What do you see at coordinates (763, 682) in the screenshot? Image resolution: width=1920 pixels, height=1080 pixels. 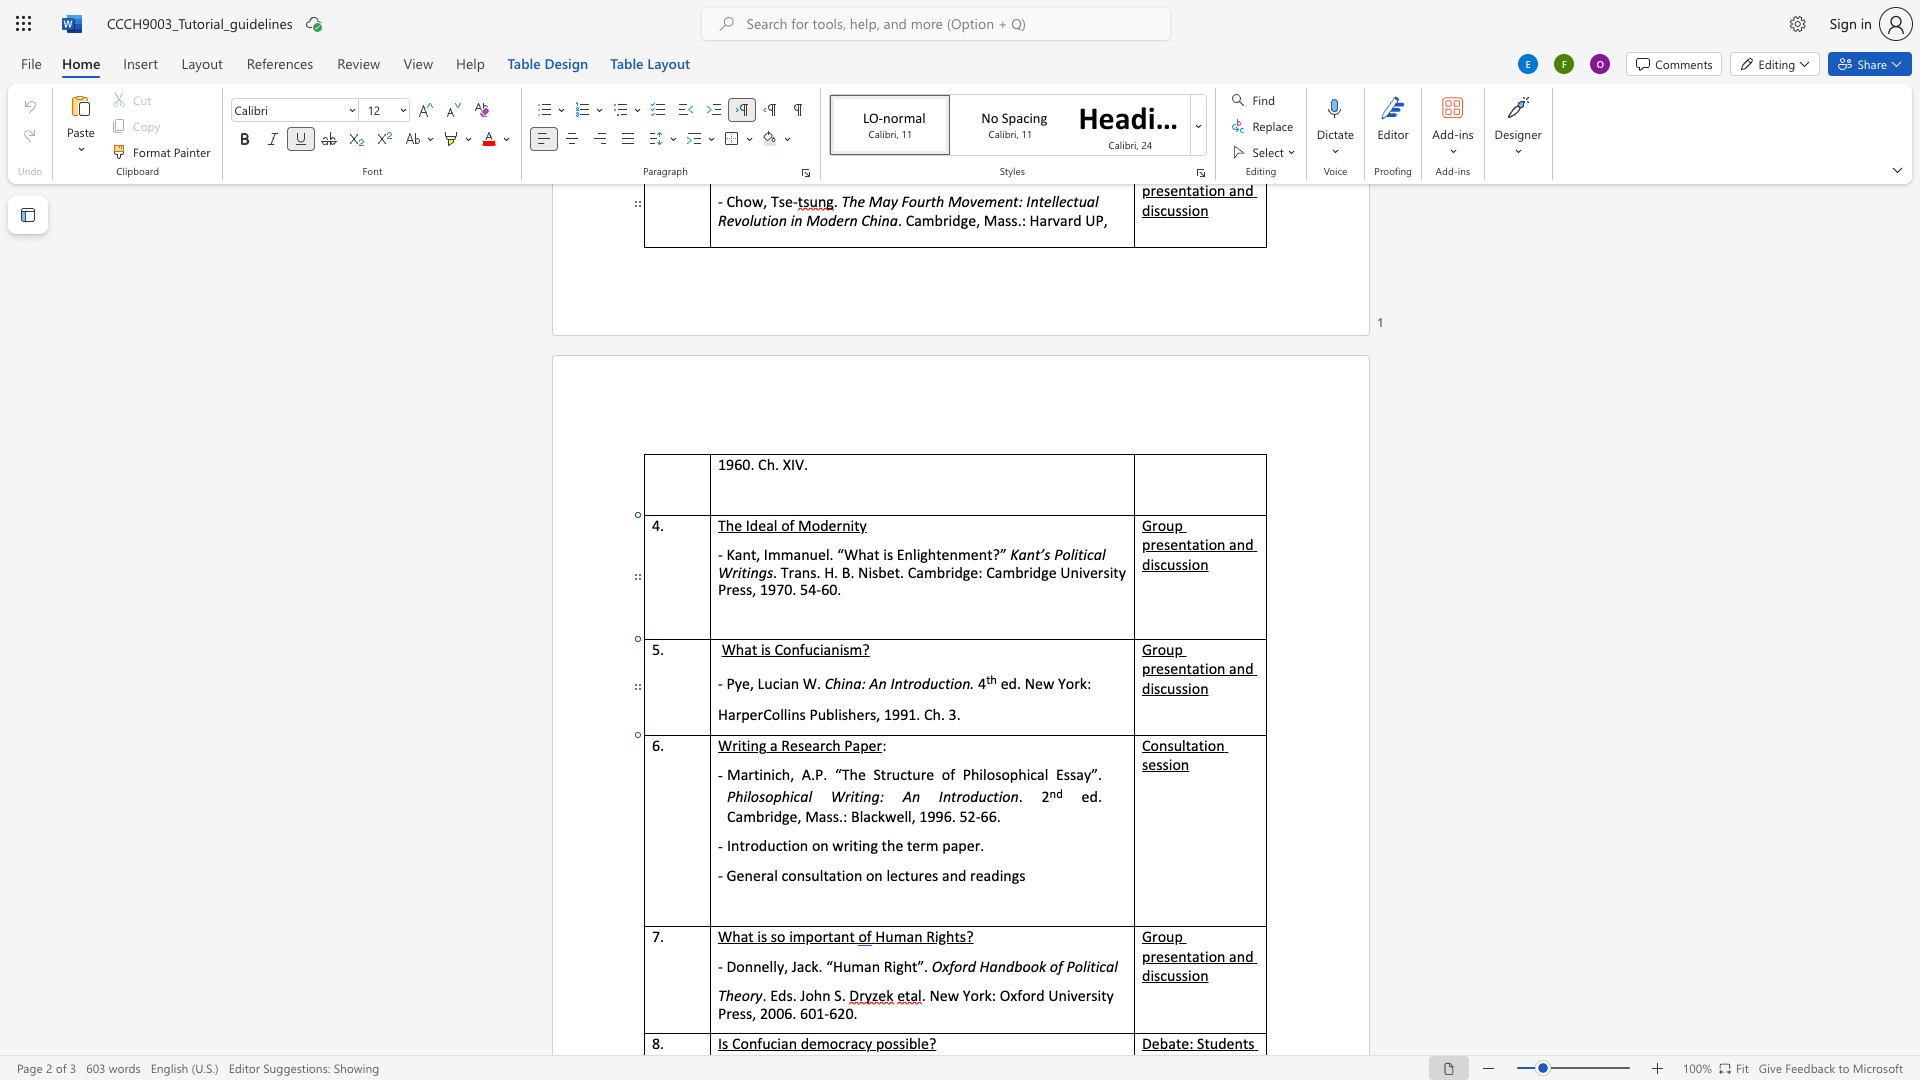 I see `the space between the continuous character "L" and "u" in the text` at bounding box center [763, 682].